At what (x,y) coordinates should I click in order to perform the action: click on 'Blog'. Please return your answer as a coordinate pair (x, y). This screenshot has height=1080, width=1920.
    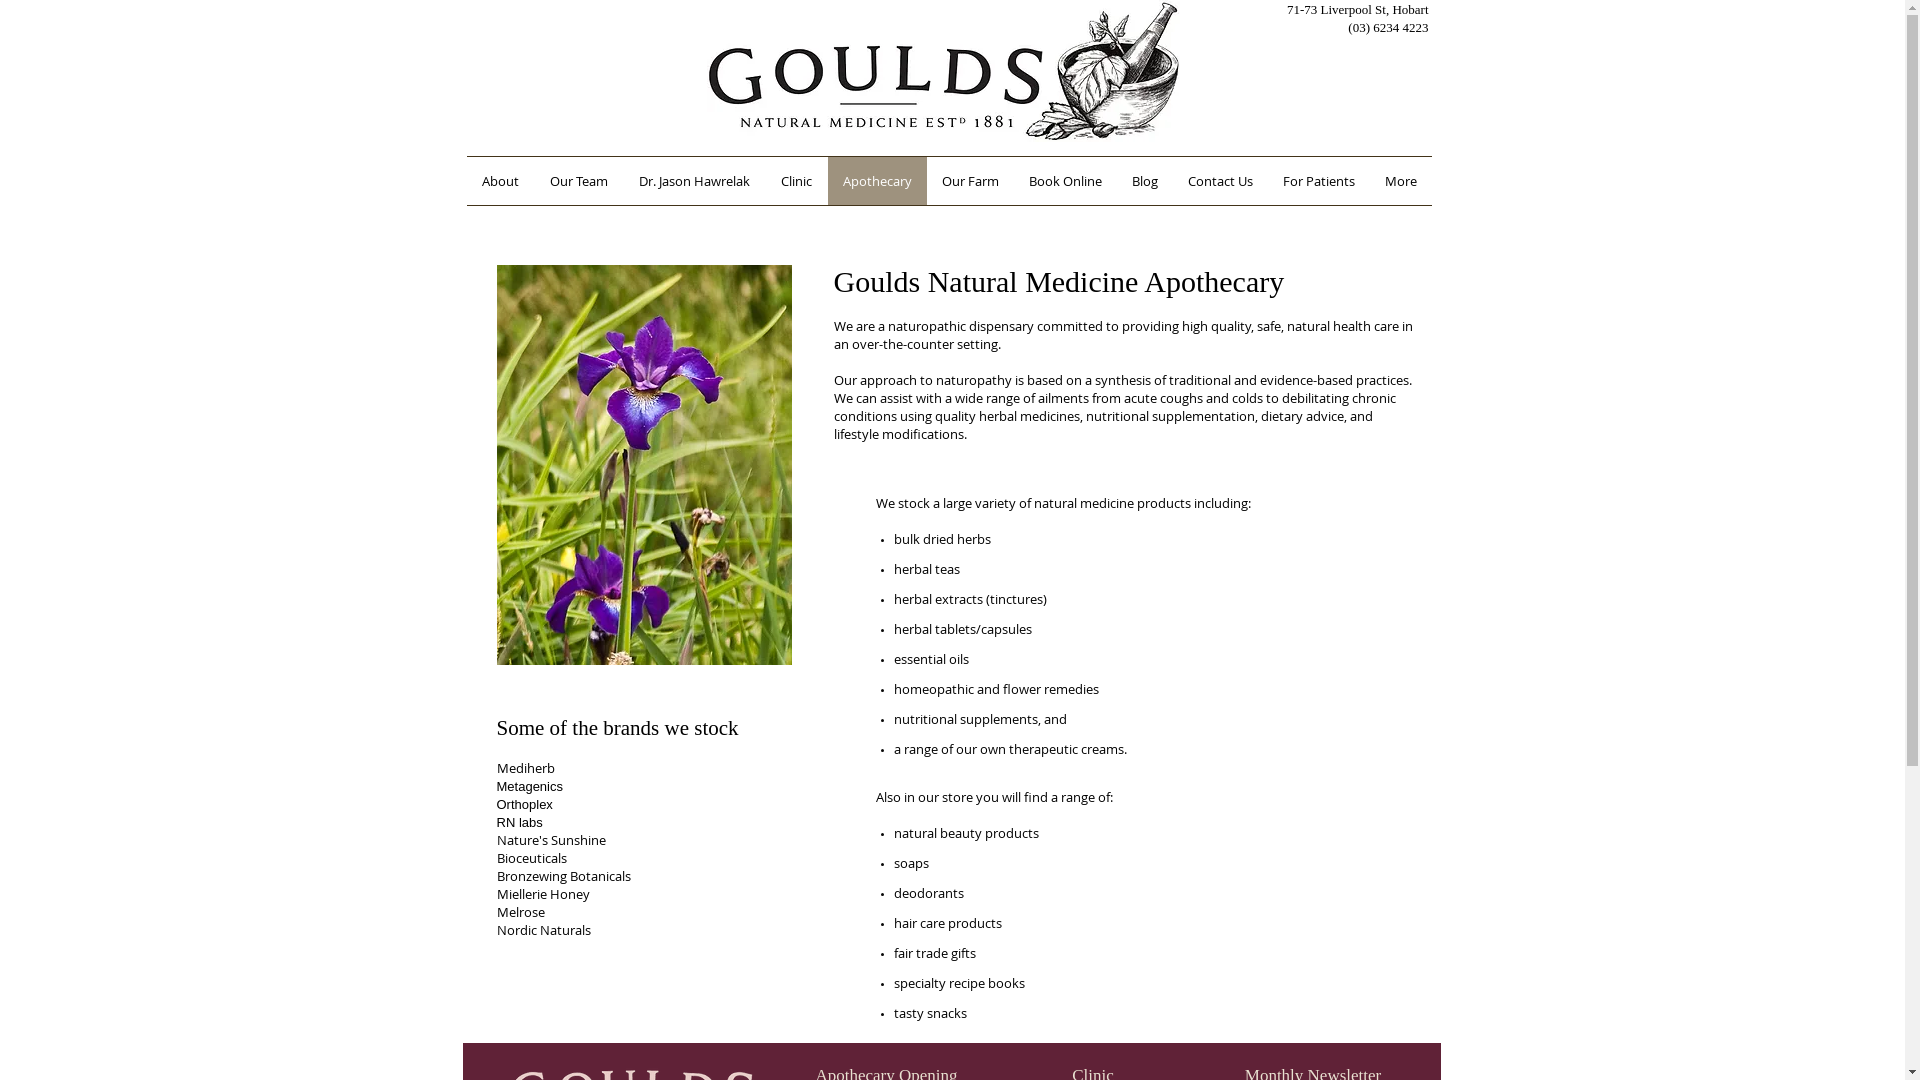
    Looking at the image, I should click on (1143, 181).